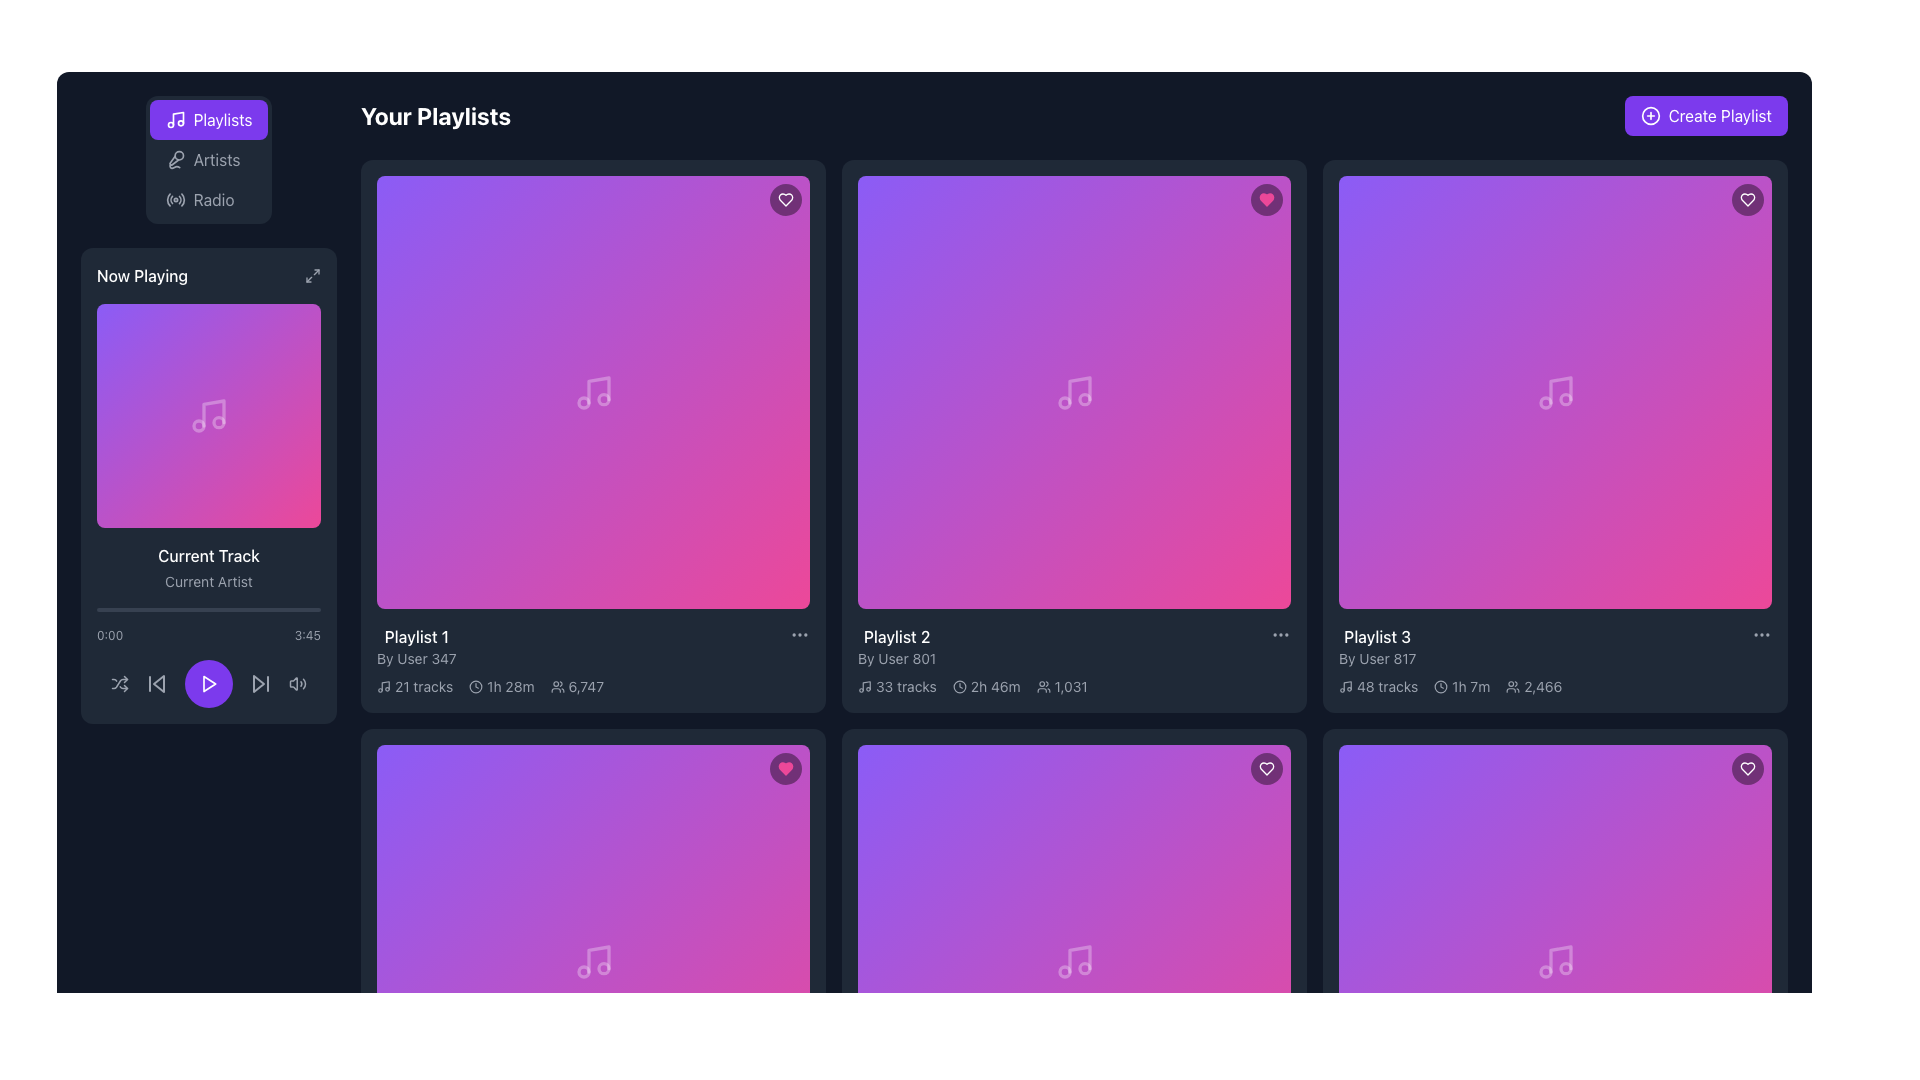 Image resolution: width=1920 pixels, height=1080 pixels. What do you see at coordinates (1376, 647) in the screenshot?
I see `the text label displaying 'Playlist 3' and 'By User 817', located in the description section of the third playlist card in the top-right corner of the playlist grid` at bounding box center [1376, 647].